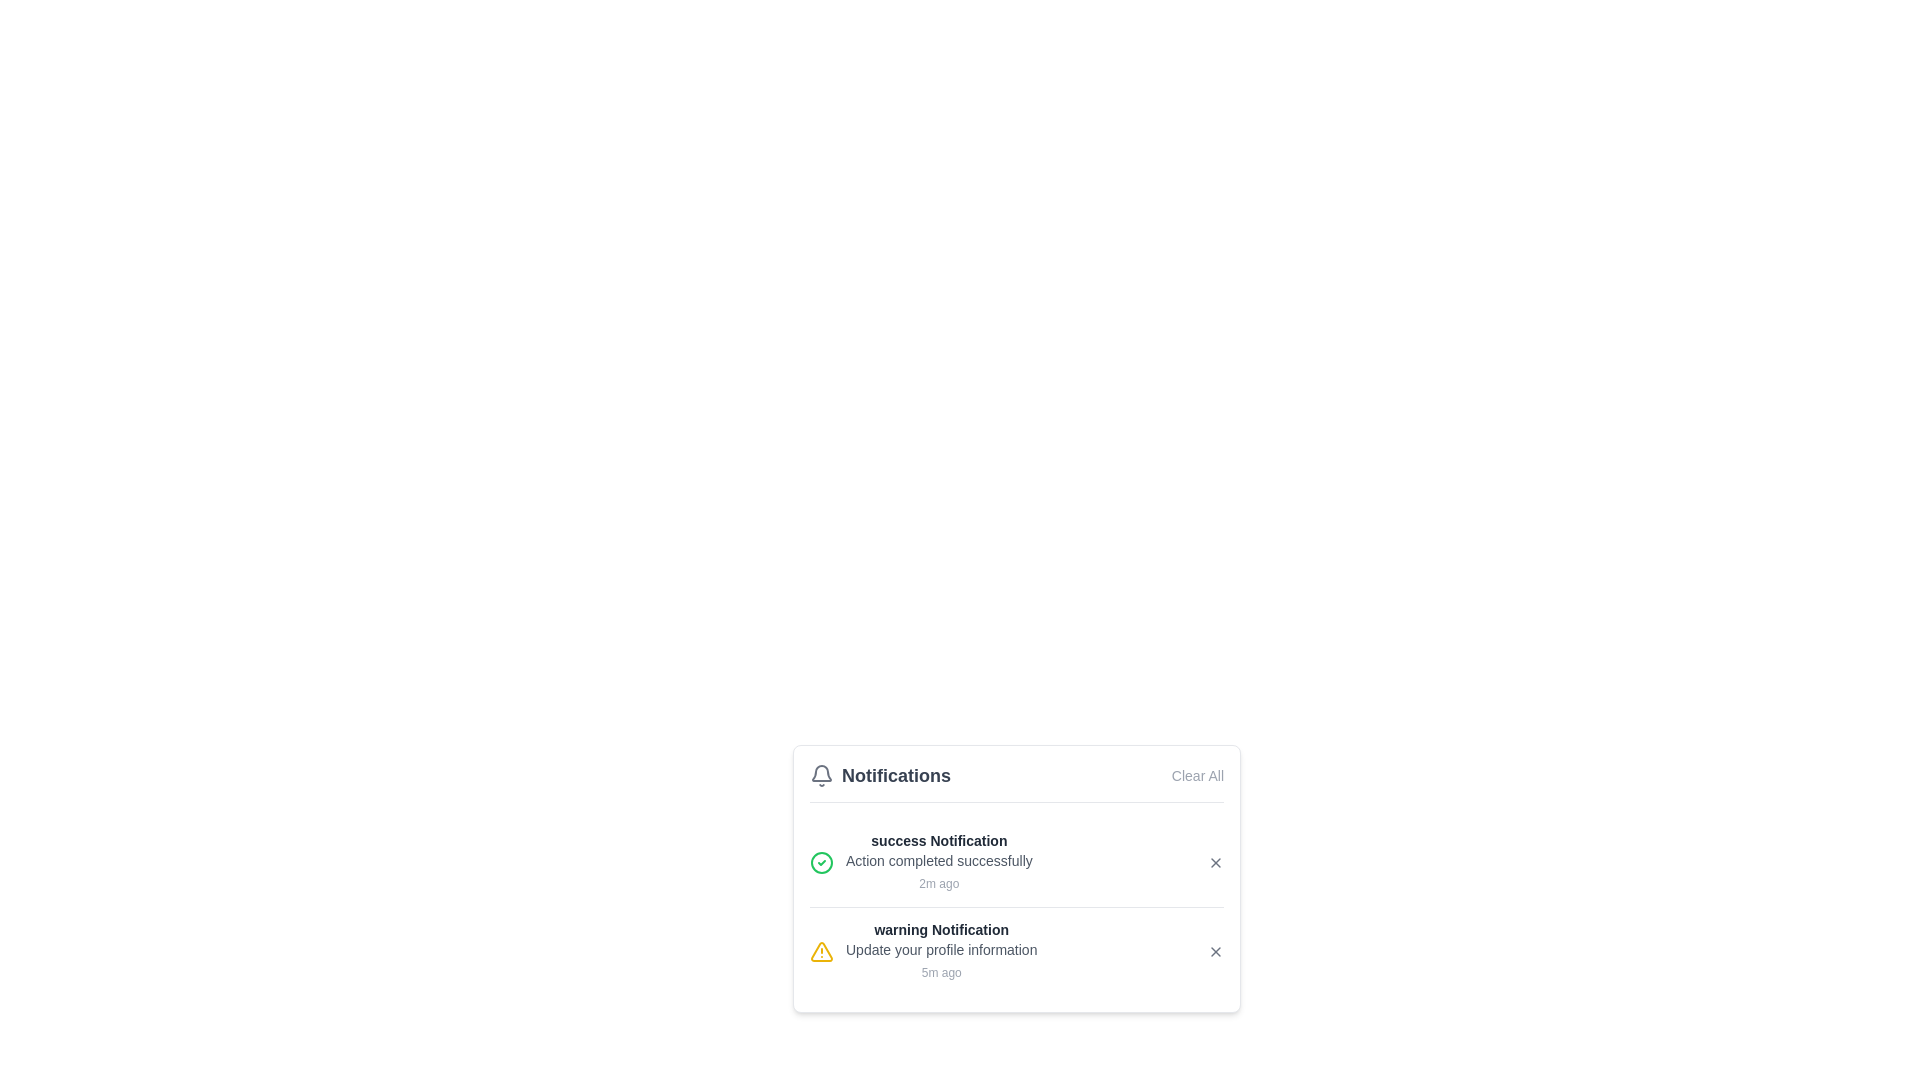  I want to click on the text string styled in small gray font that reads 'Action completed successfully', which is located within the notification card interface beneath the 'success Notification' title, so click(938, 859).